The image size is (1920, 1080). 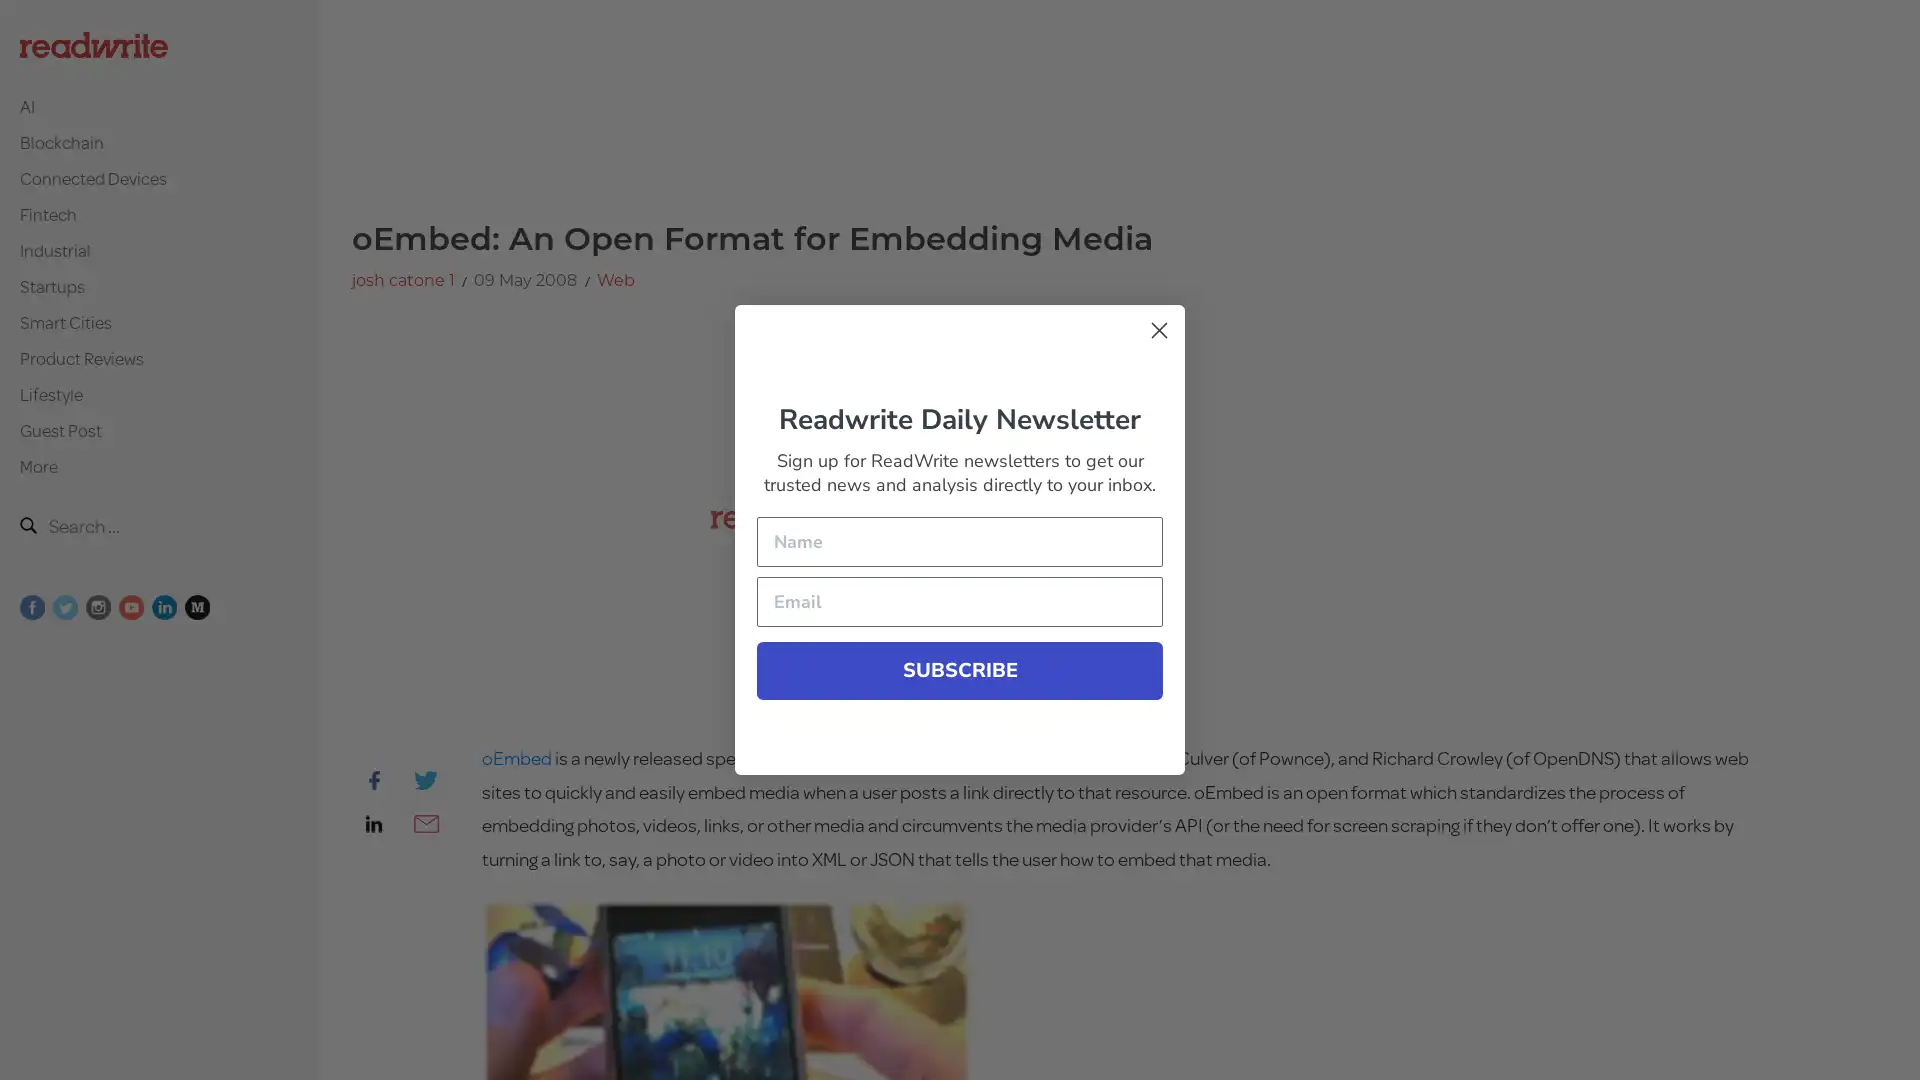 What do you see at coordinates (1738, 959) in the screenshot?
I see `Submit` at bounding box center [1738, 959].